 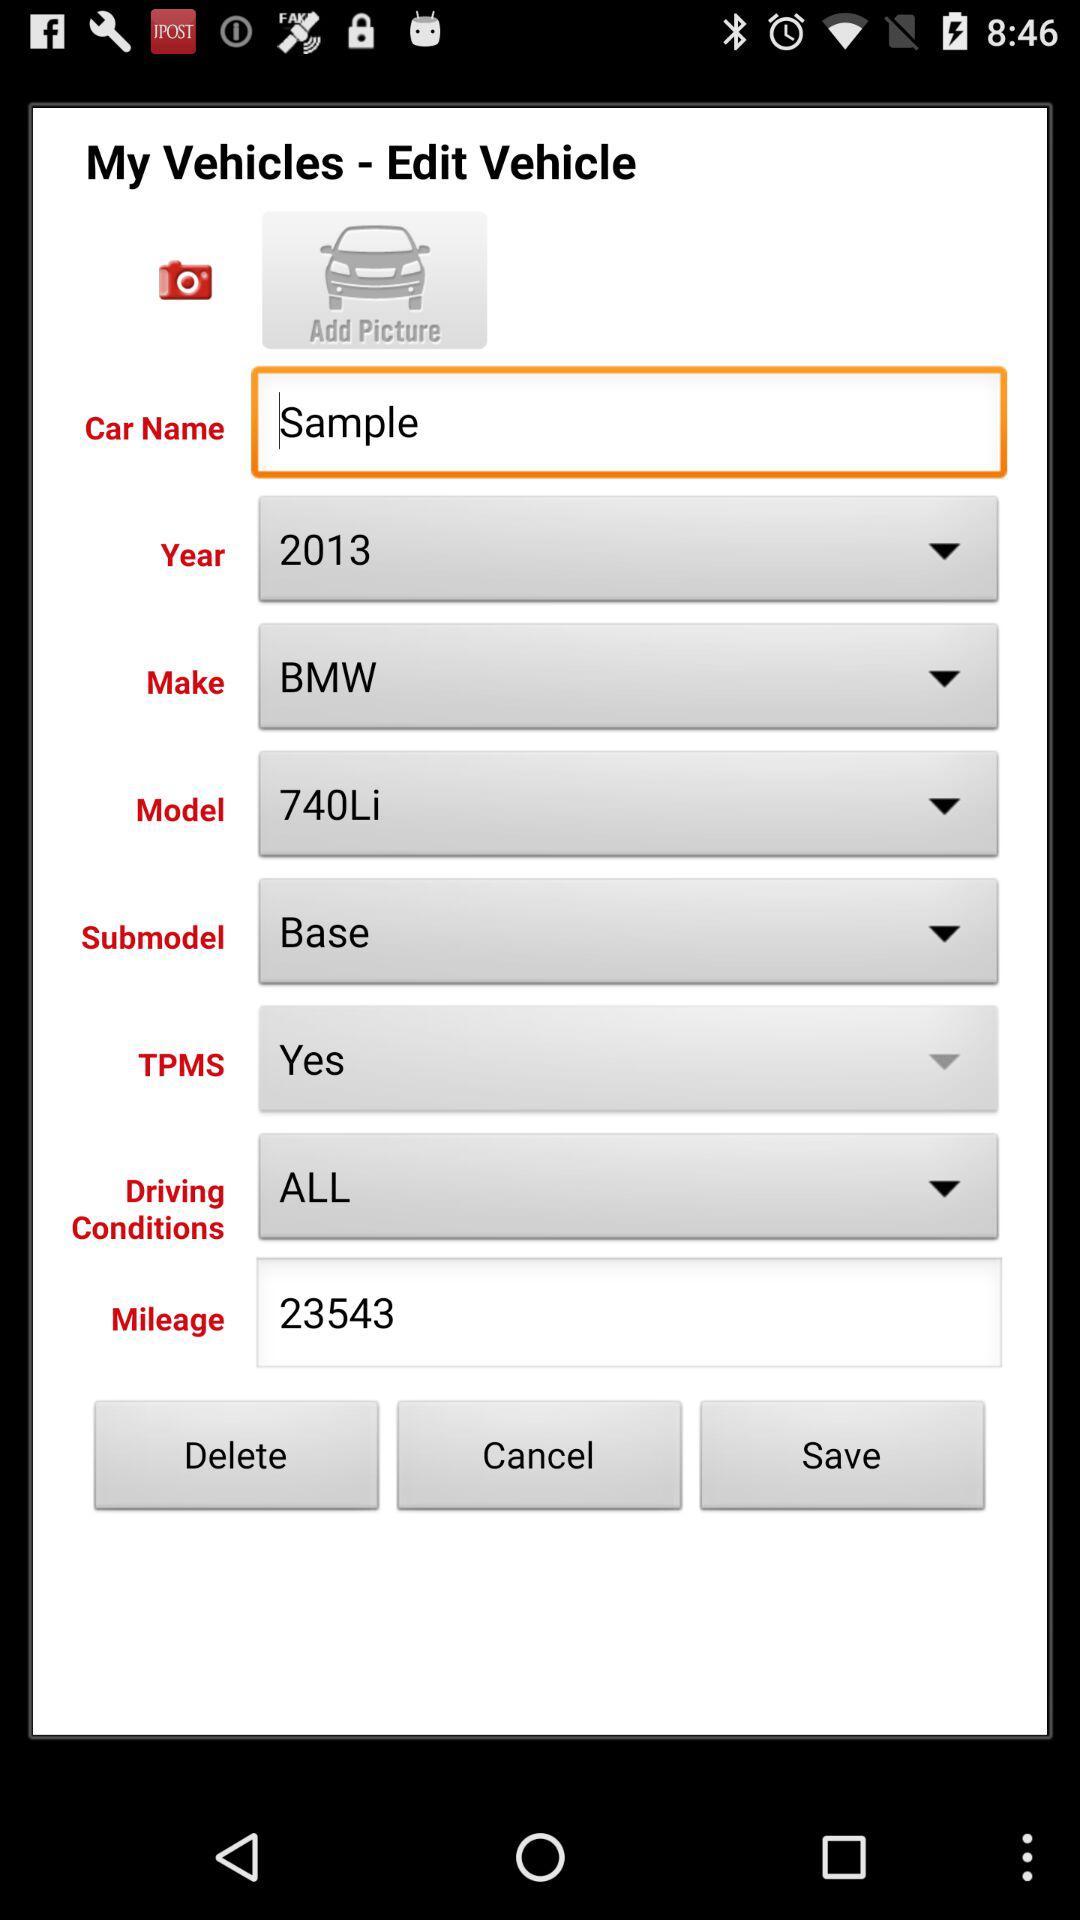 I want to click on photo, so click(x=374, y=279).